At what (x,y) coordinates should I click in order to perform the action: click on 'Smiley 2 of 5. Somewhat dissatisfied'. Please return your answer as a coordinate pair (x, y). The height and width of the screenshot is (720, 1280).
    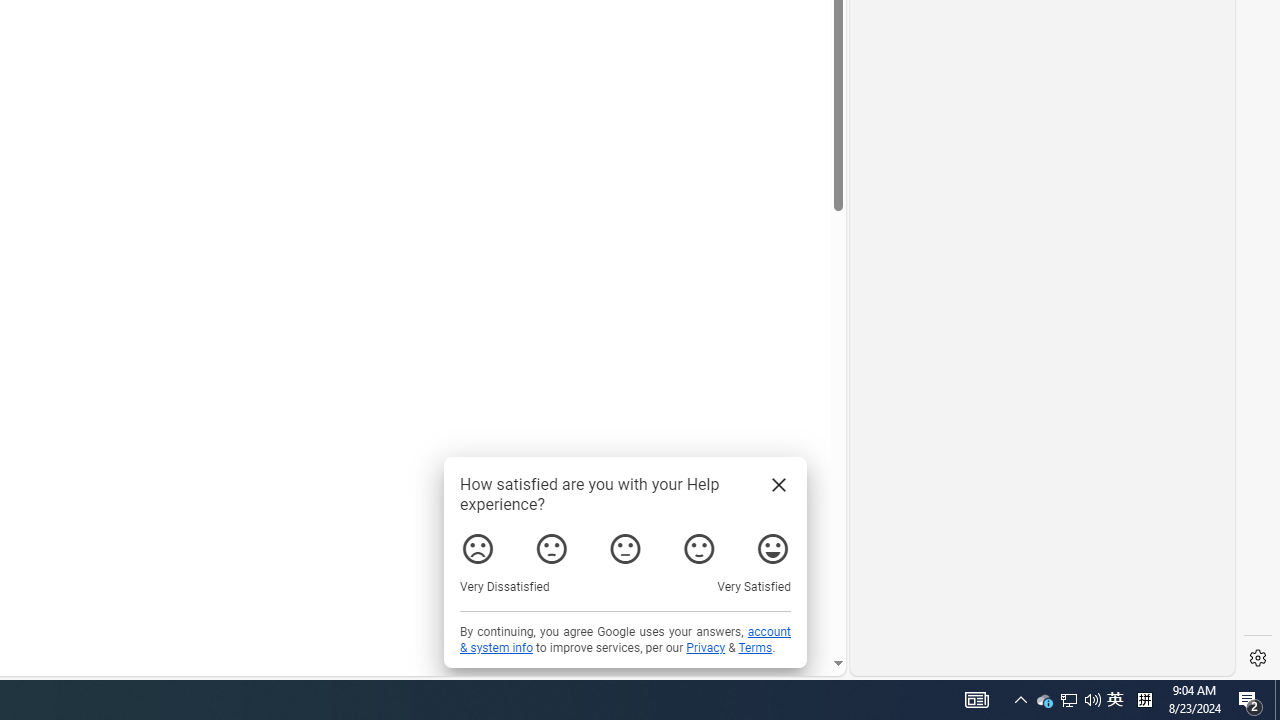
    Looking at the image, I should click on (551, 549).